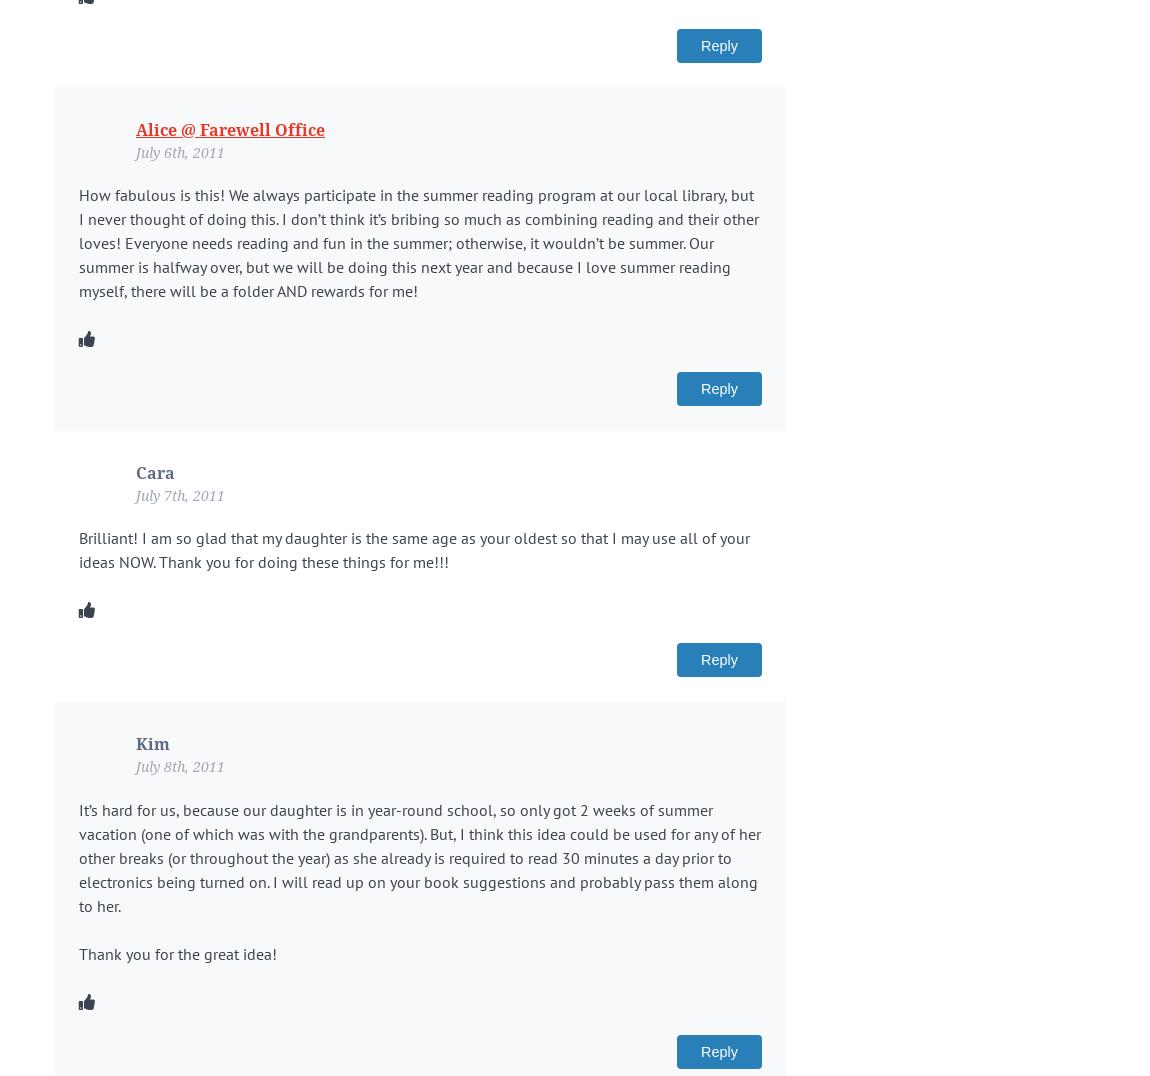 The image size is (1150, 1076). What do you see at coordinates (135, 128) in the screenshot?
I see `'Alice @ Farewell Office'` at bounding box center [135, 128].